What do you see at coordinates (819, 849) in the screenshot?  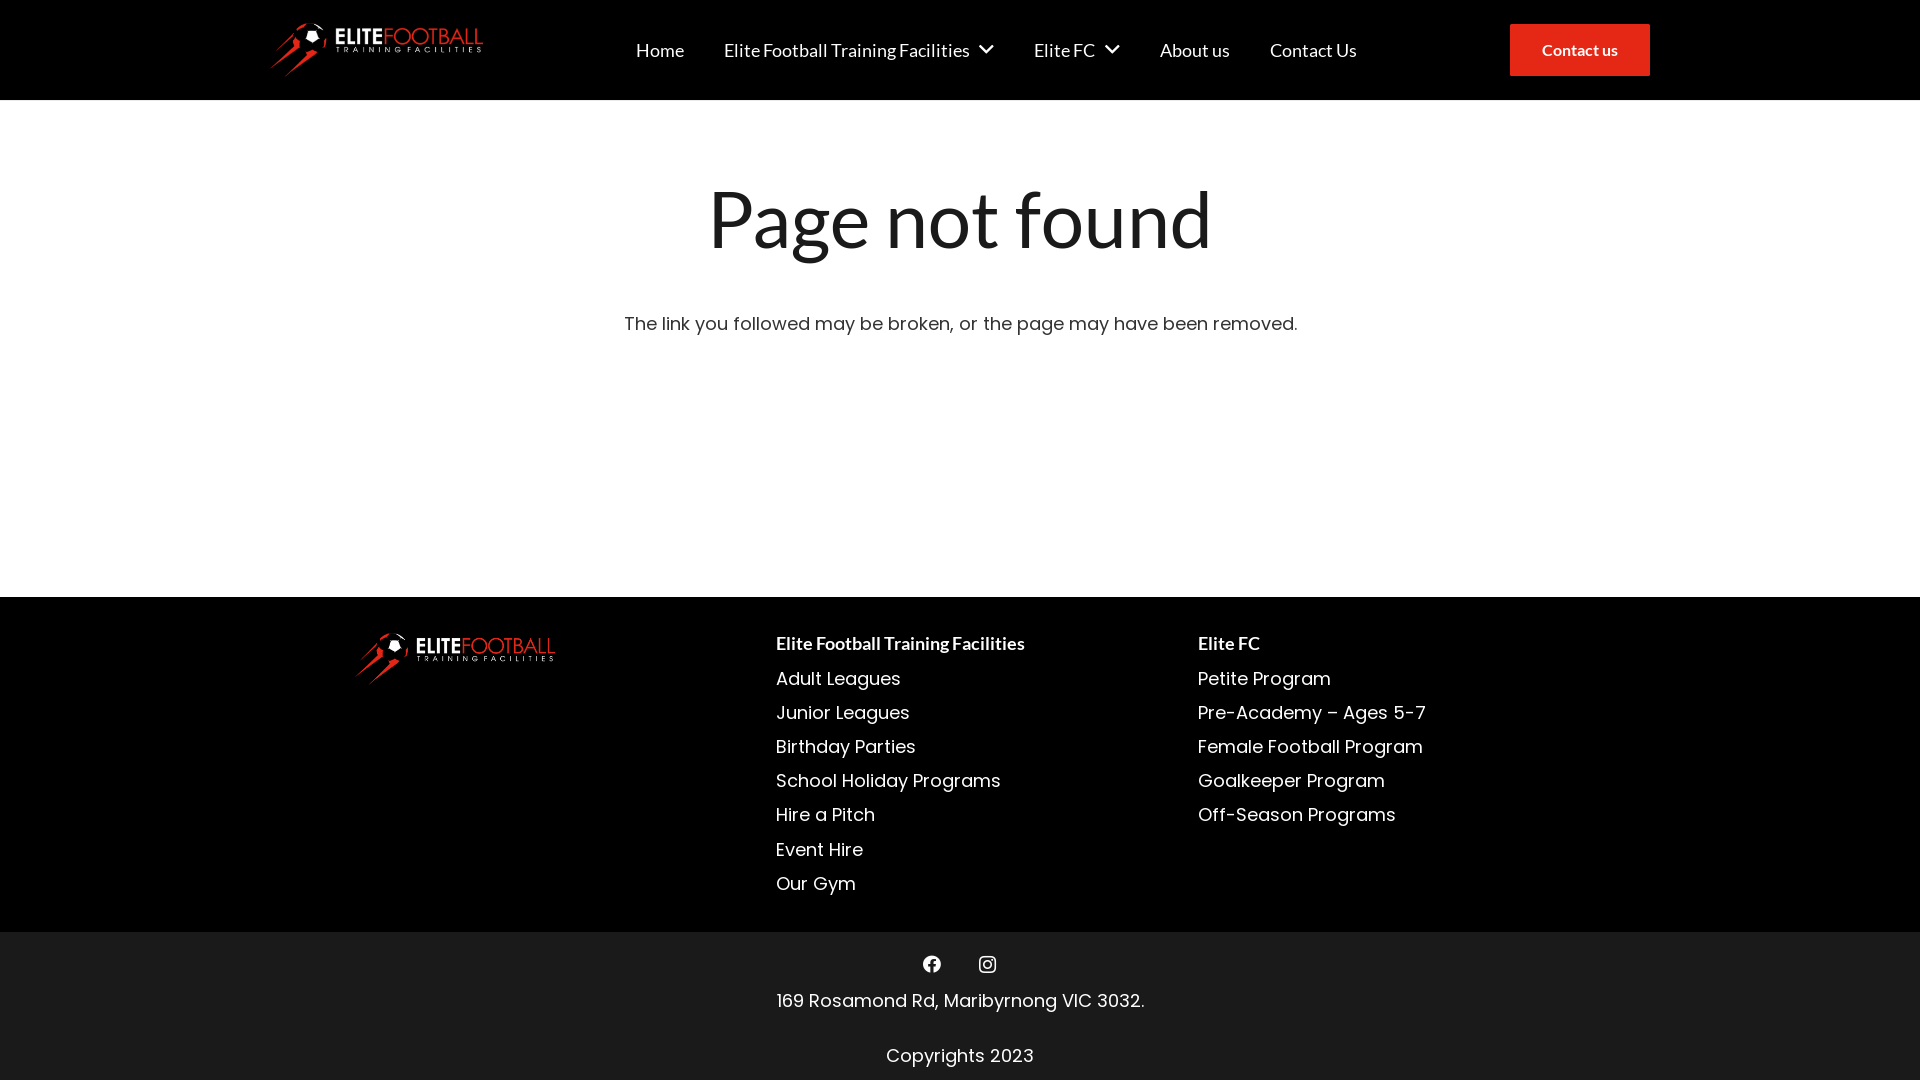 I see `'Event Hire'` at bounding box center [819, 849].